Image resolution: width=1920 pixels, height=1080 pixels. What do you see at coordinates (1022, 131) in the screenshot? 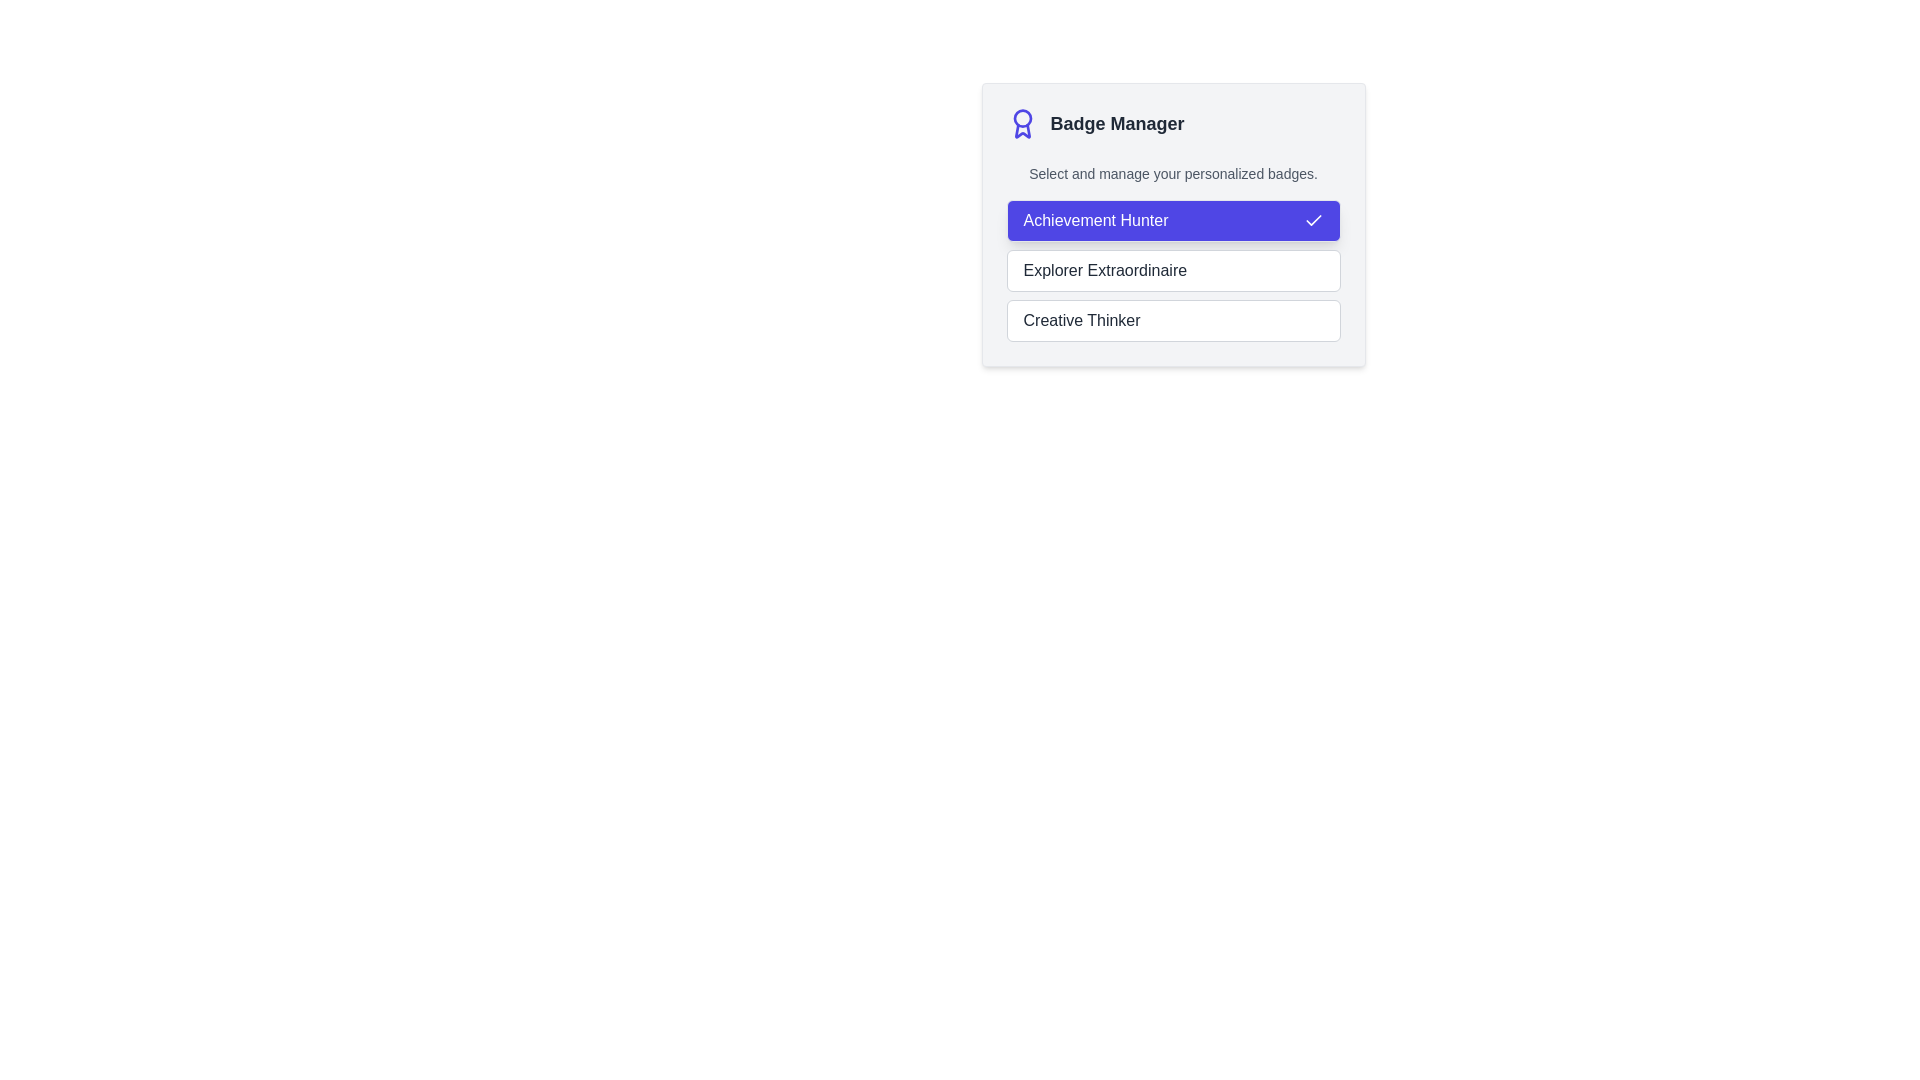
I see `the decorative icon part within the SVG badge icon, located to the left of the heading 'Badge Manager'` at bounding box center [1022, 131].